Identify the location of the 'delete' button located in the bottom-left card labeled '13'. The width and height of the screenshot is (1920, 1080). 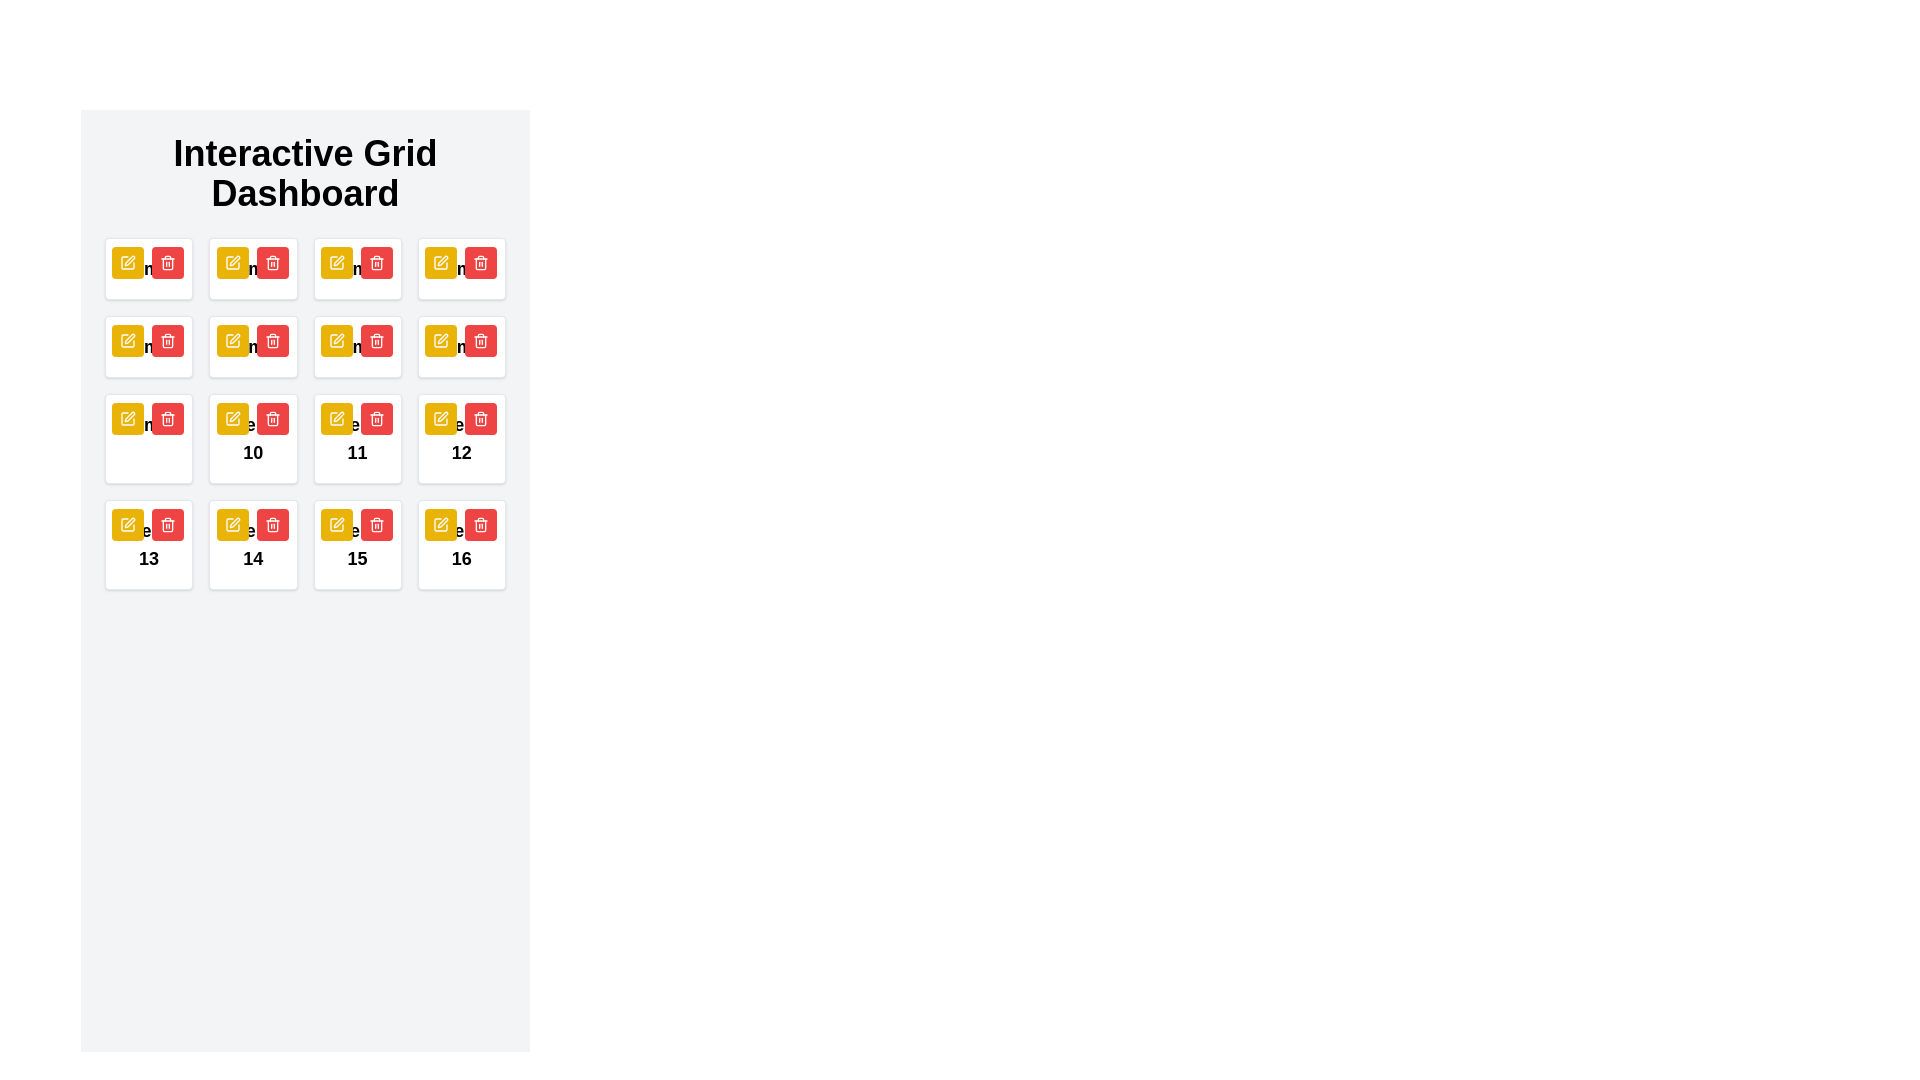
(168, 523).